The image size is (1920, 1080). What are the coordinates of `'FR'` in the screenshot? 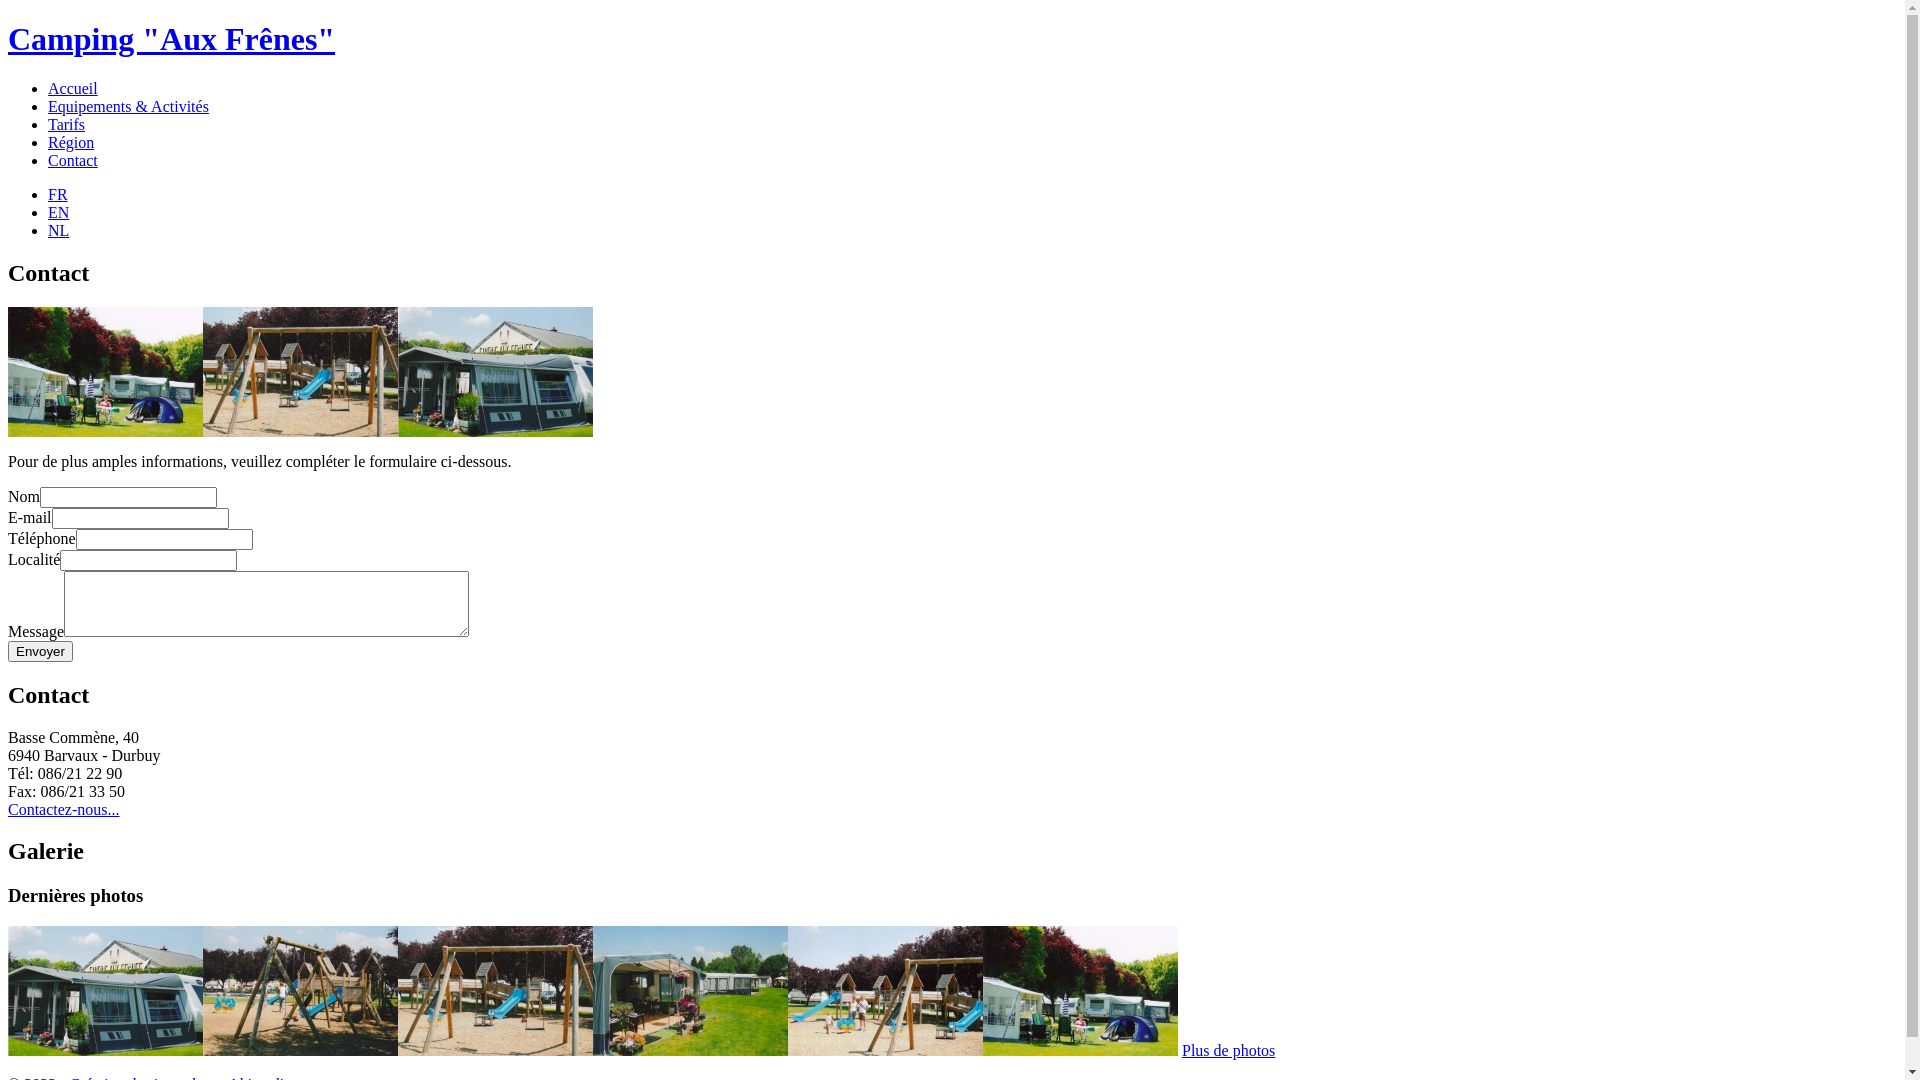 It's located at (57, 194).